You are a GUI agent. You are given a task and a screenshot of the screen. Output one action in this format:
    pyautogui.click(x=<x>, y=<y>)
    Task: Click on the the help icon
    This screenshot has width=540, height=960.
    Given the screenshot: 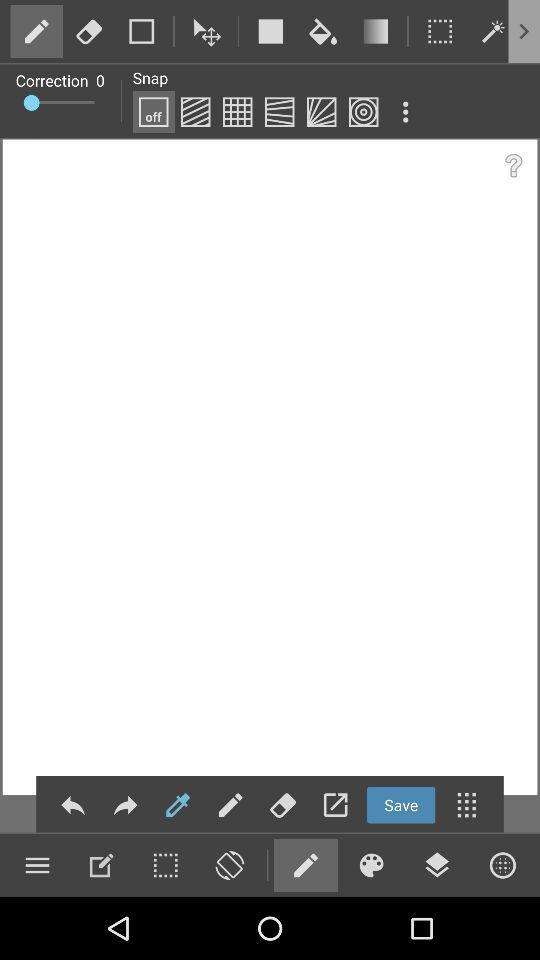 What is the action you would take?
    pyautogui.click(x=513, y=164)
    